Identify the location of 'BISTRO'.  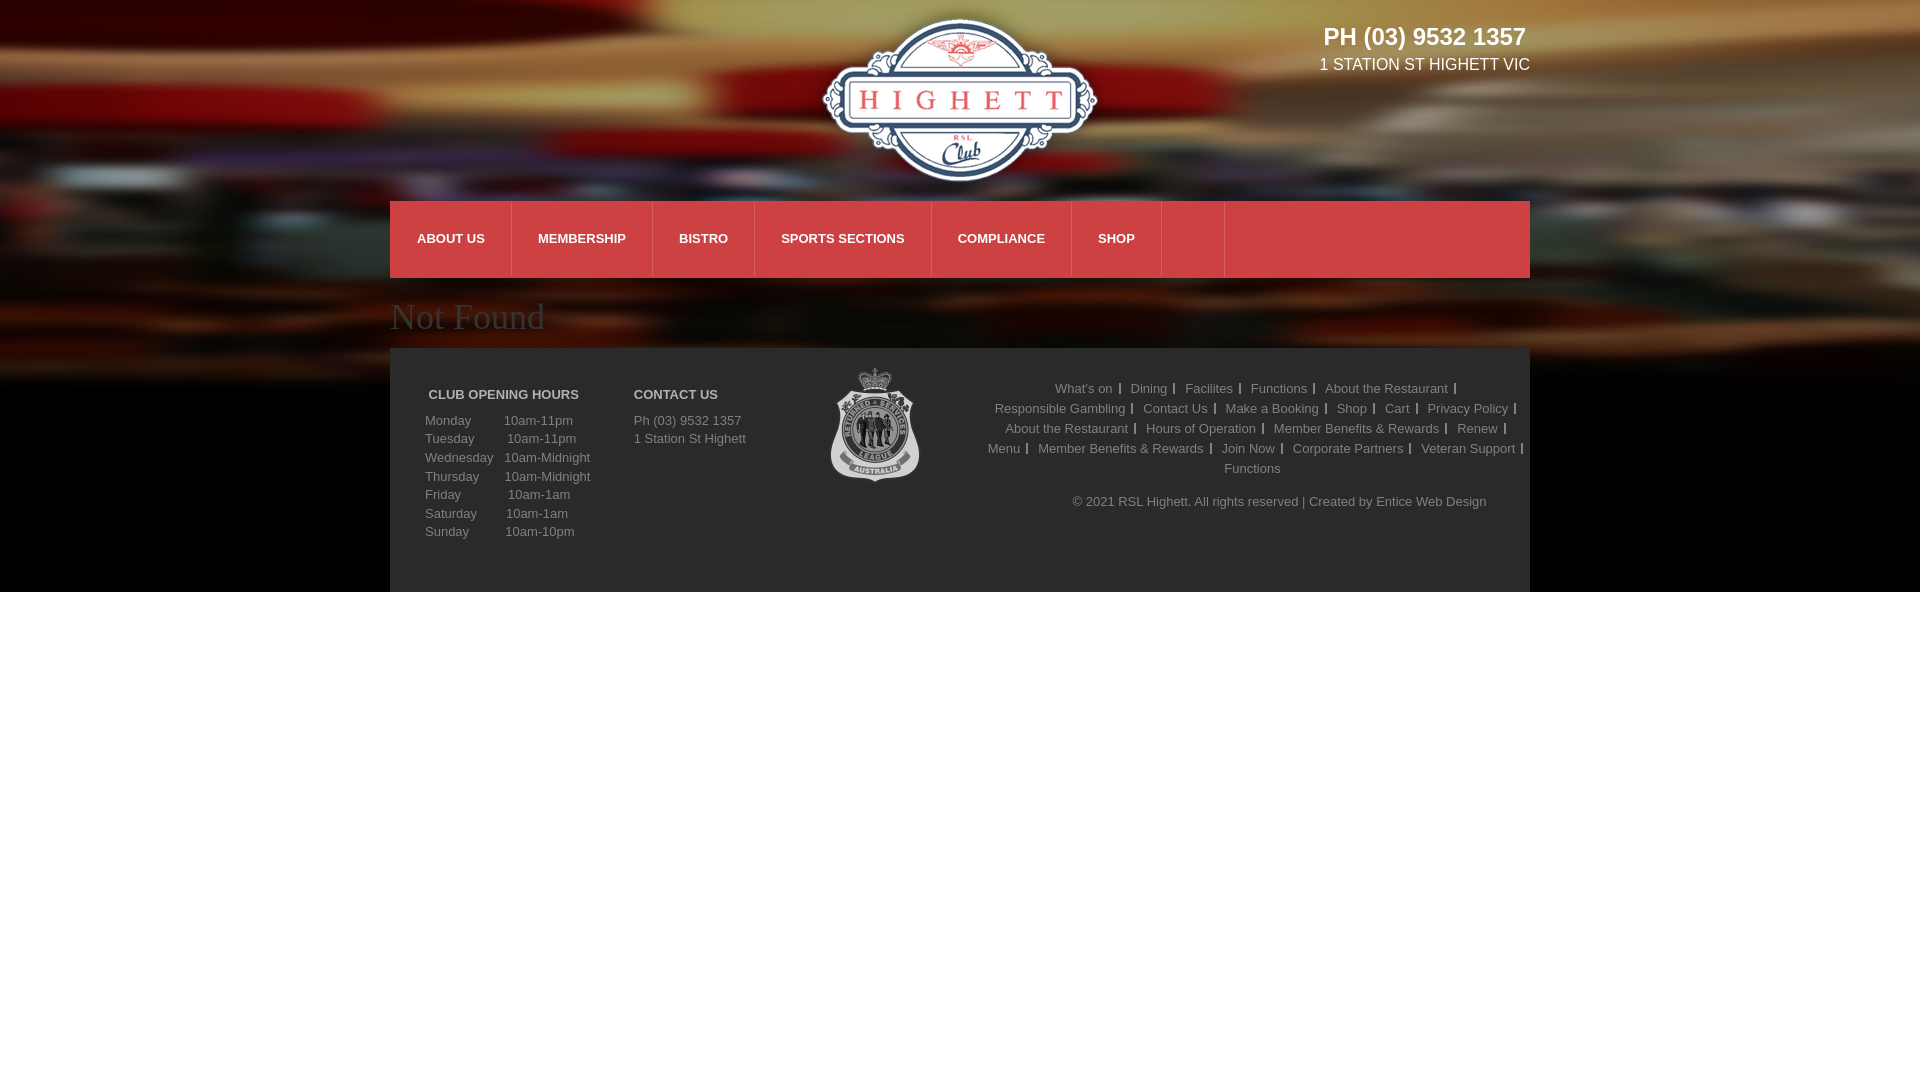
(703, 238).